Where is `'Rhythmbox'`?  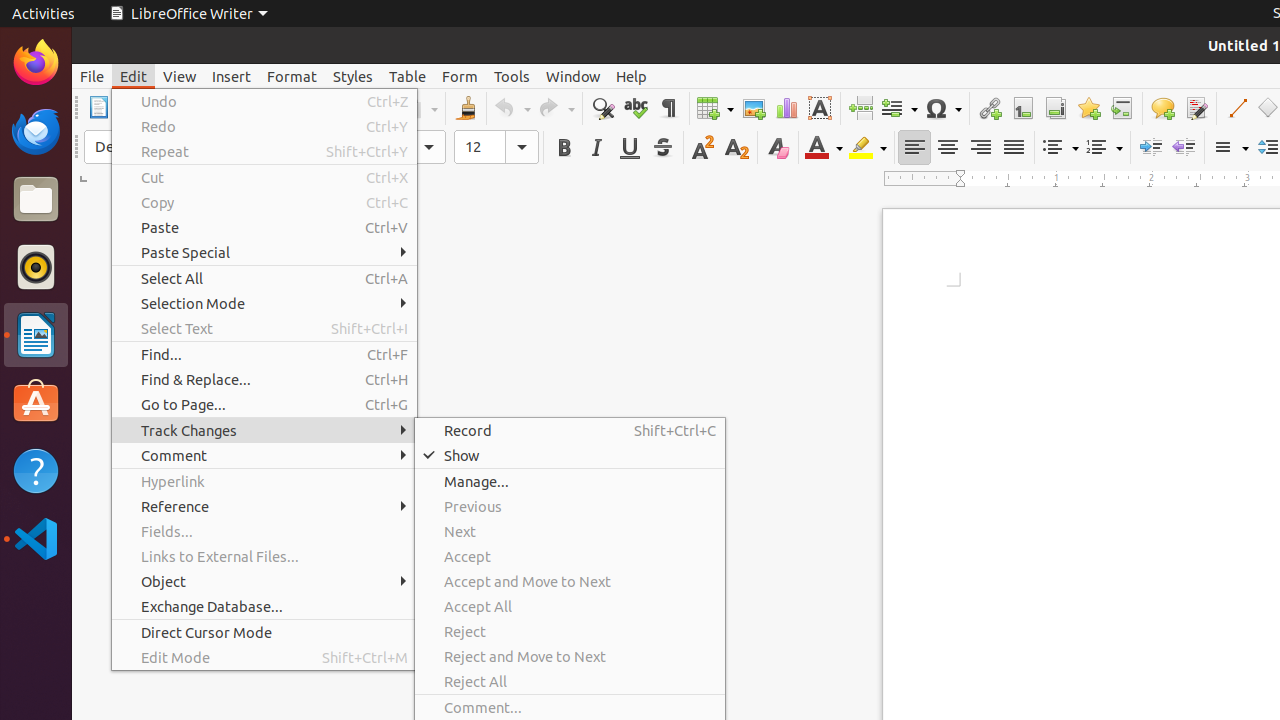
'Rhythmbox' is located at coordinates (35, 265).